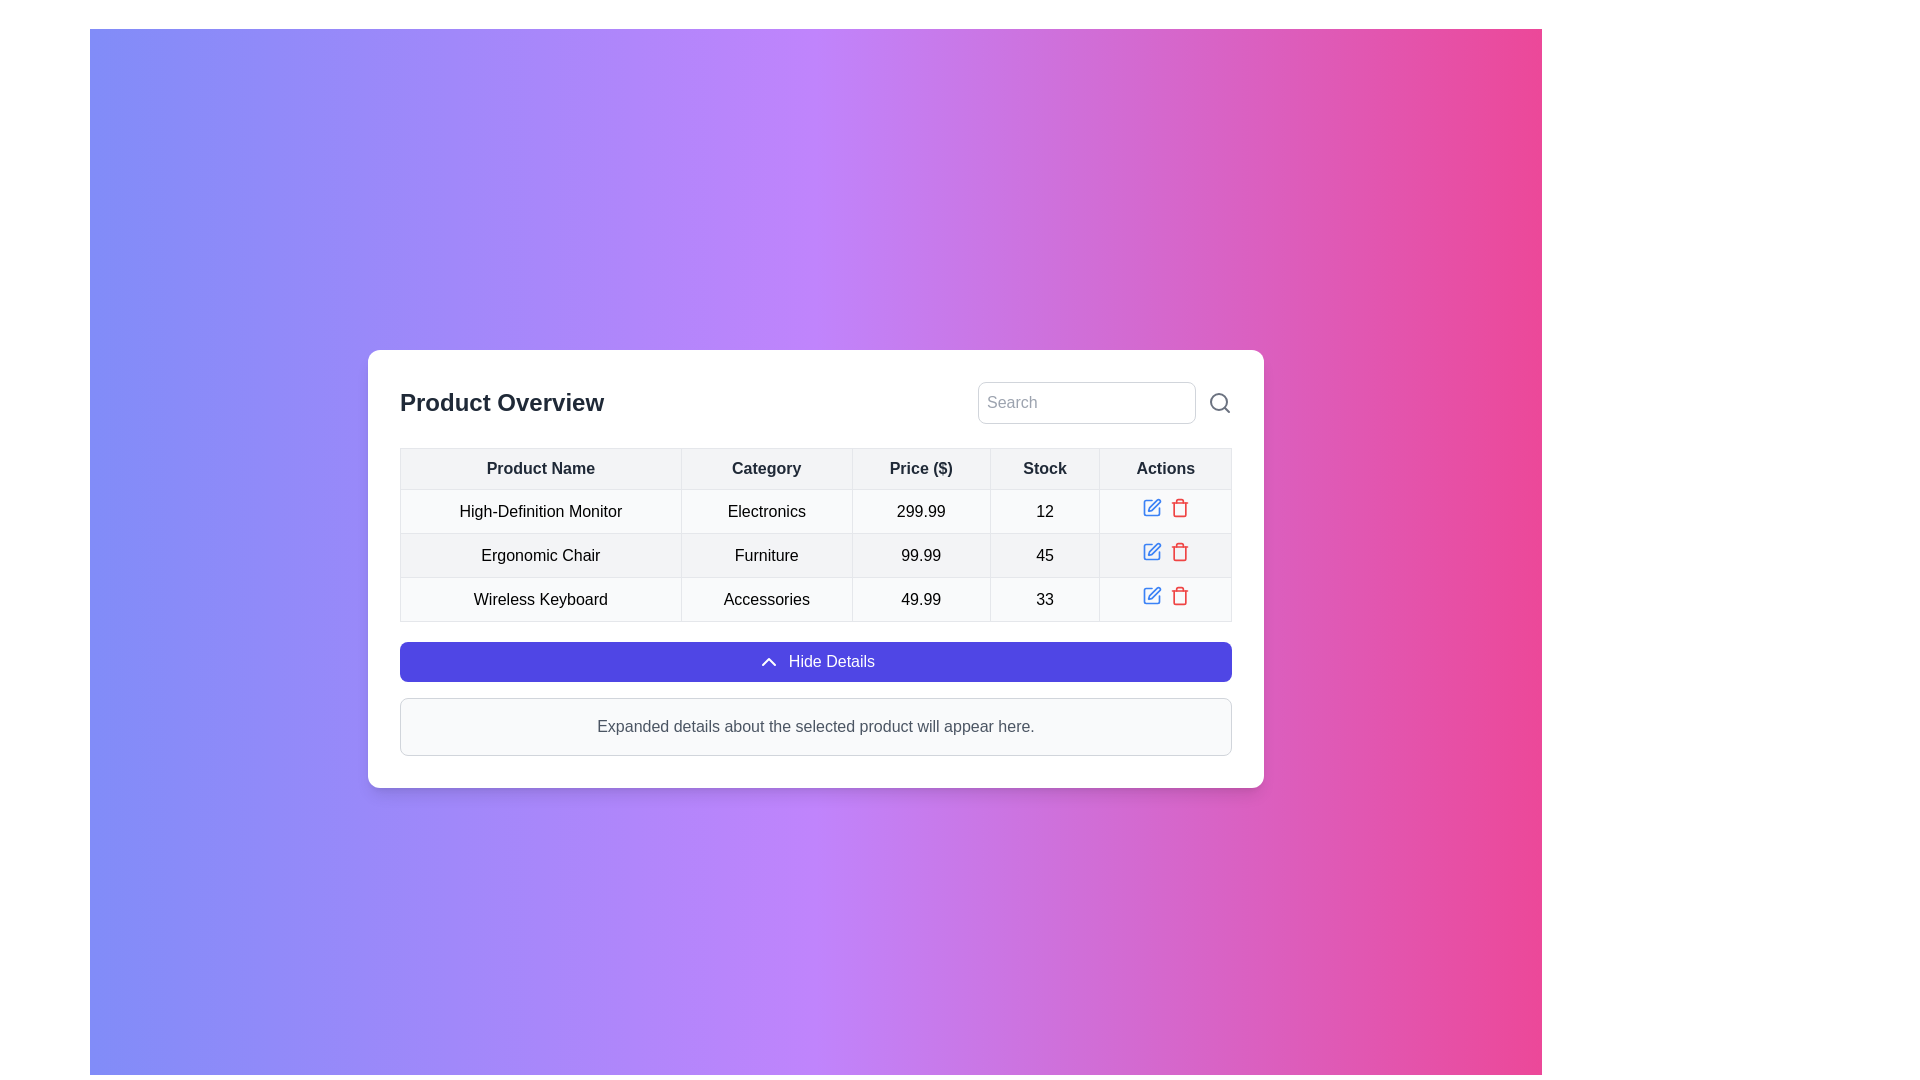 The height and width of the screenshot is (1080, 1920). I want to click on text label identifying the product 'High-Definition Monitor' located in the first row of the product list table, so click(540, 510).